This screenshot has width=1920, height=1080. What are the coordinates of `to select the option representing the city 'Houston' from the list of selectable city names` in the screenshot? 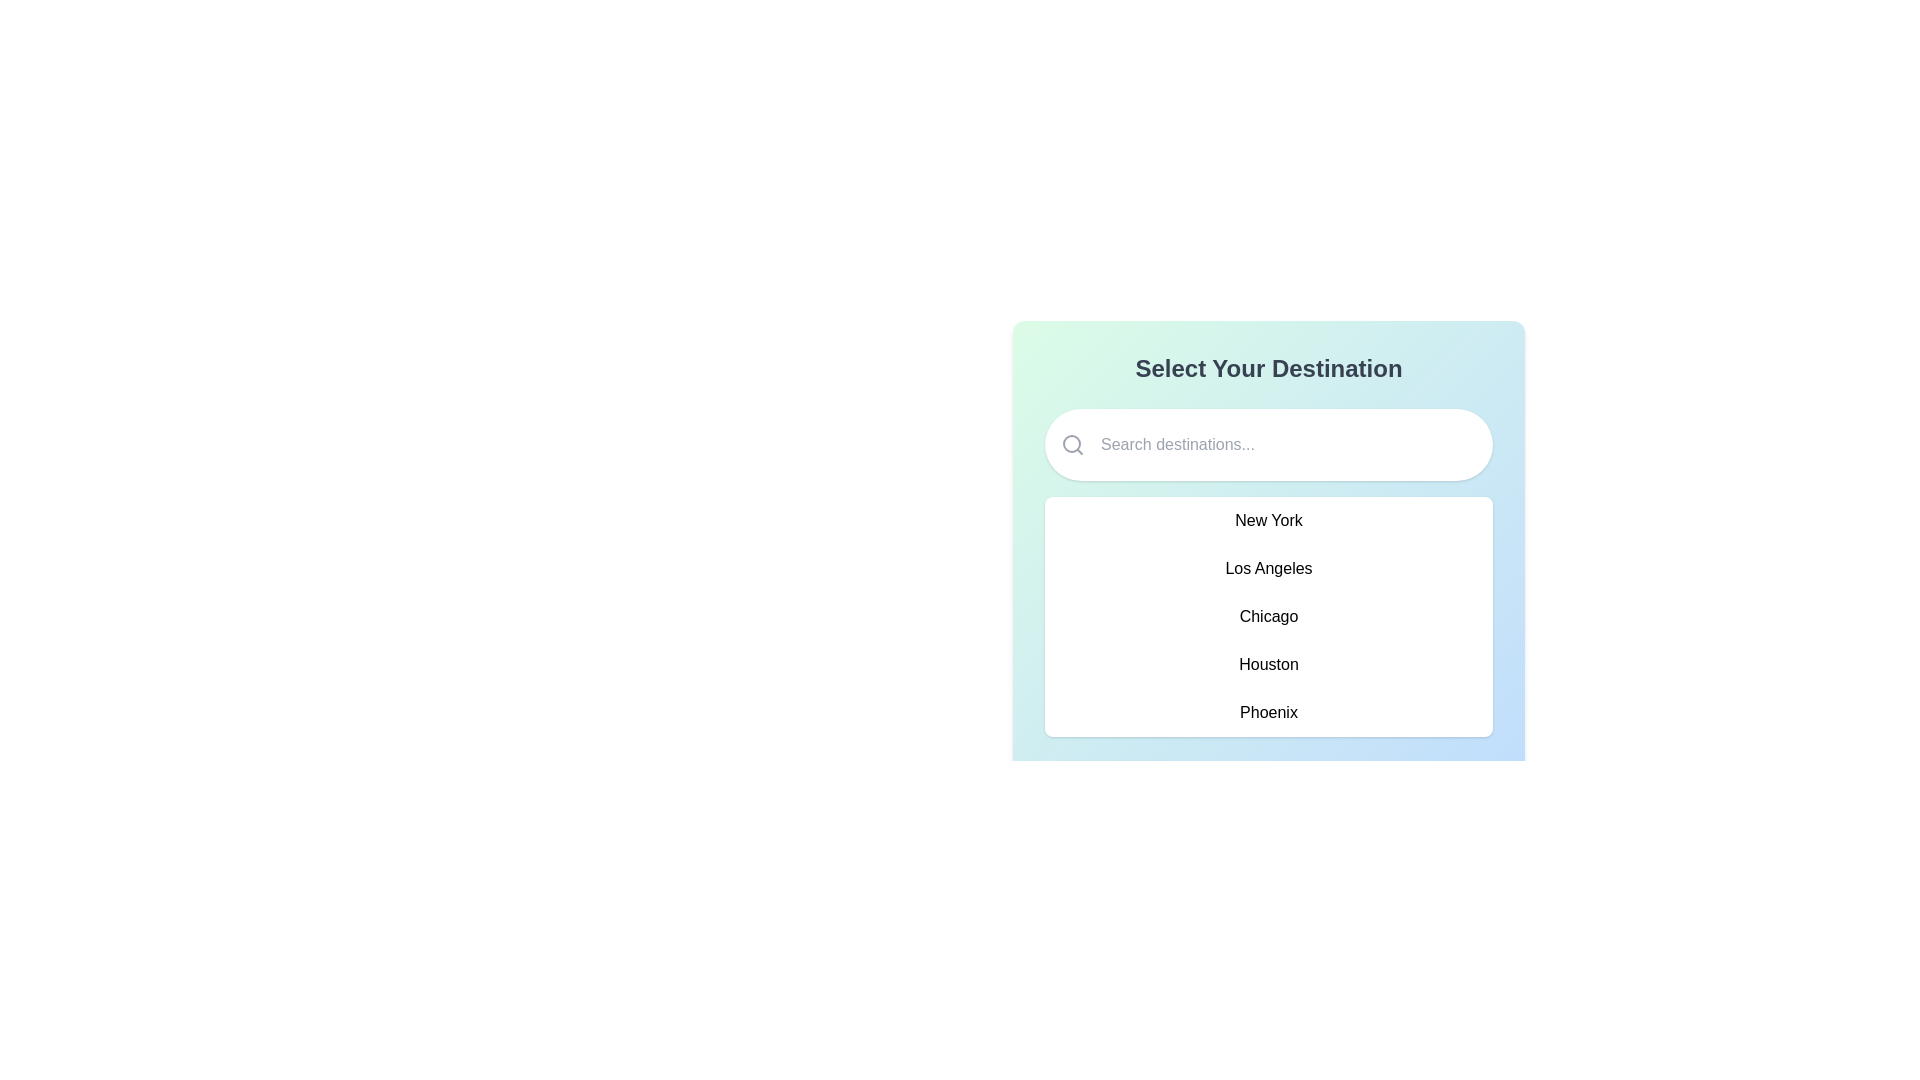 It's located at (1267, 664).